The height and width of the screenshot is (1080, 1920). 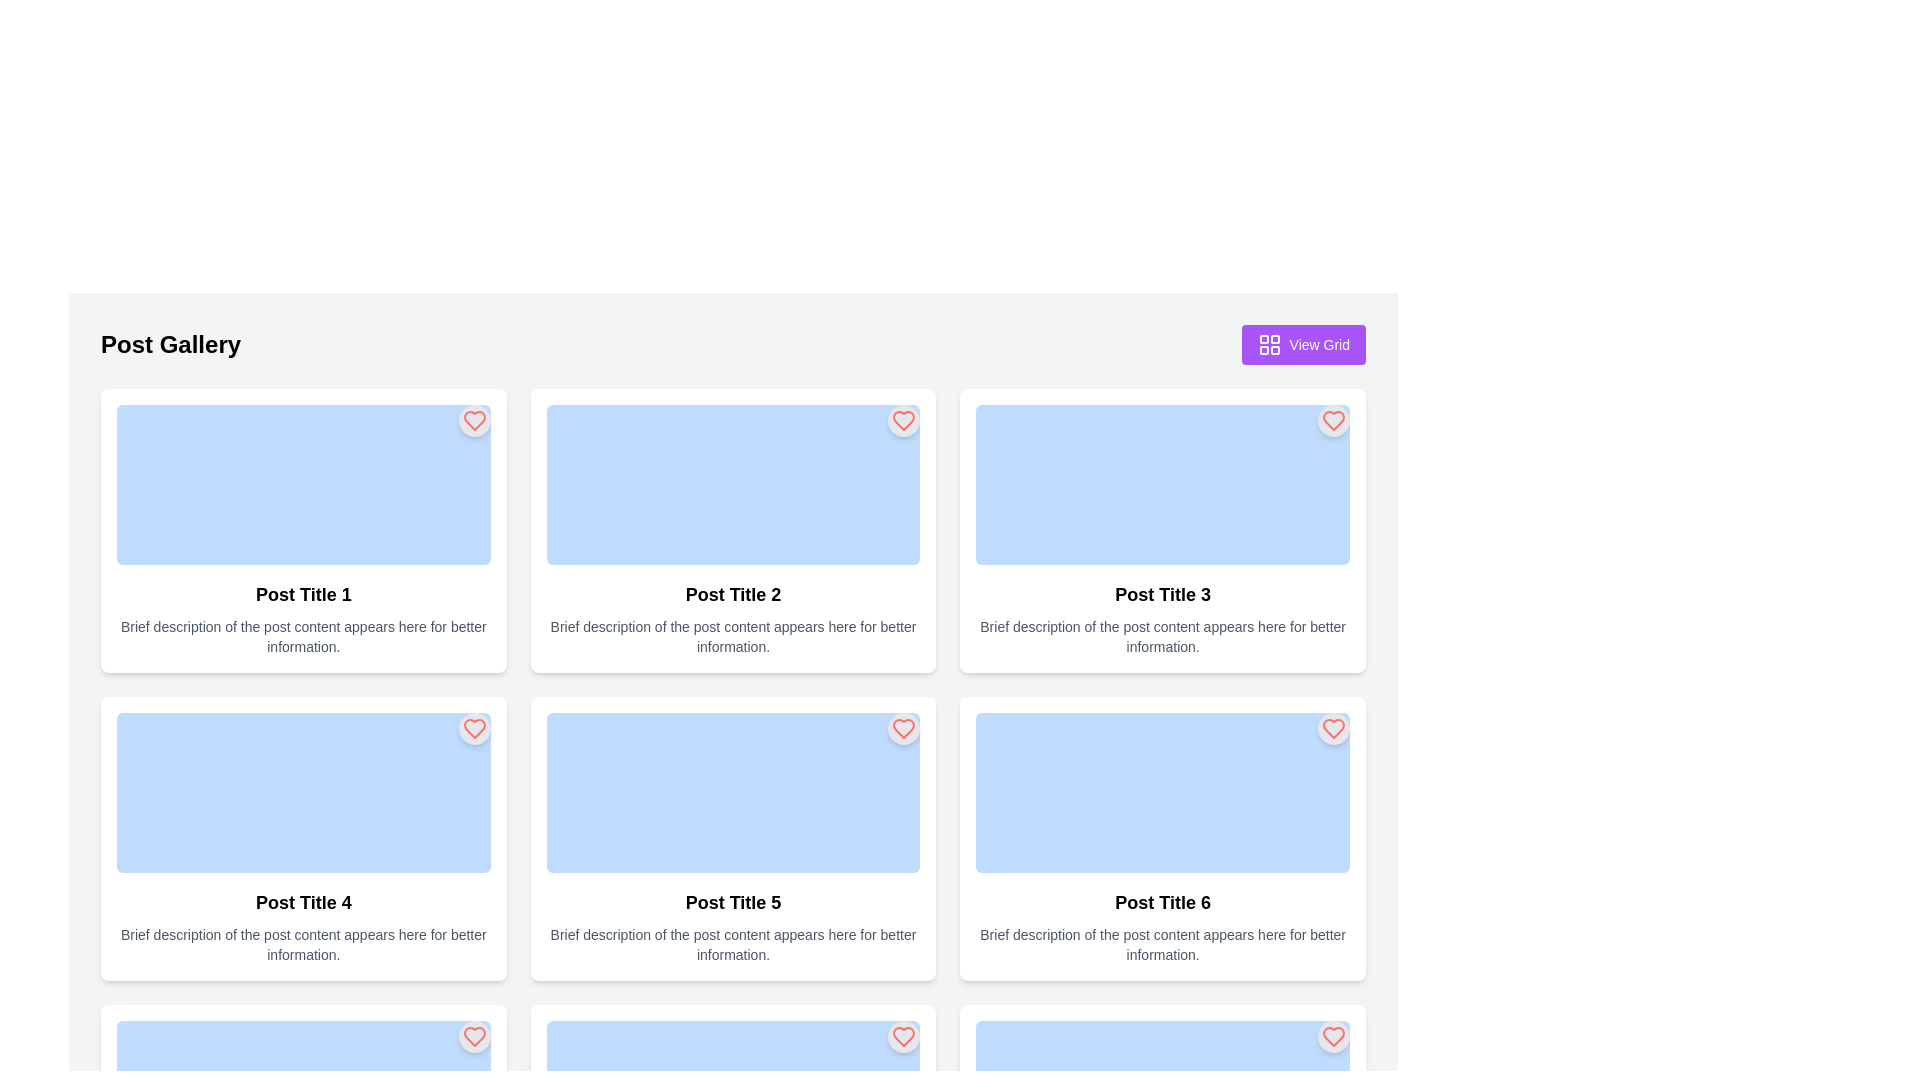 I want to click on the text label that serves as the title for the page, indicating the content as 'Post Gallery', so click(x=171, y=343).